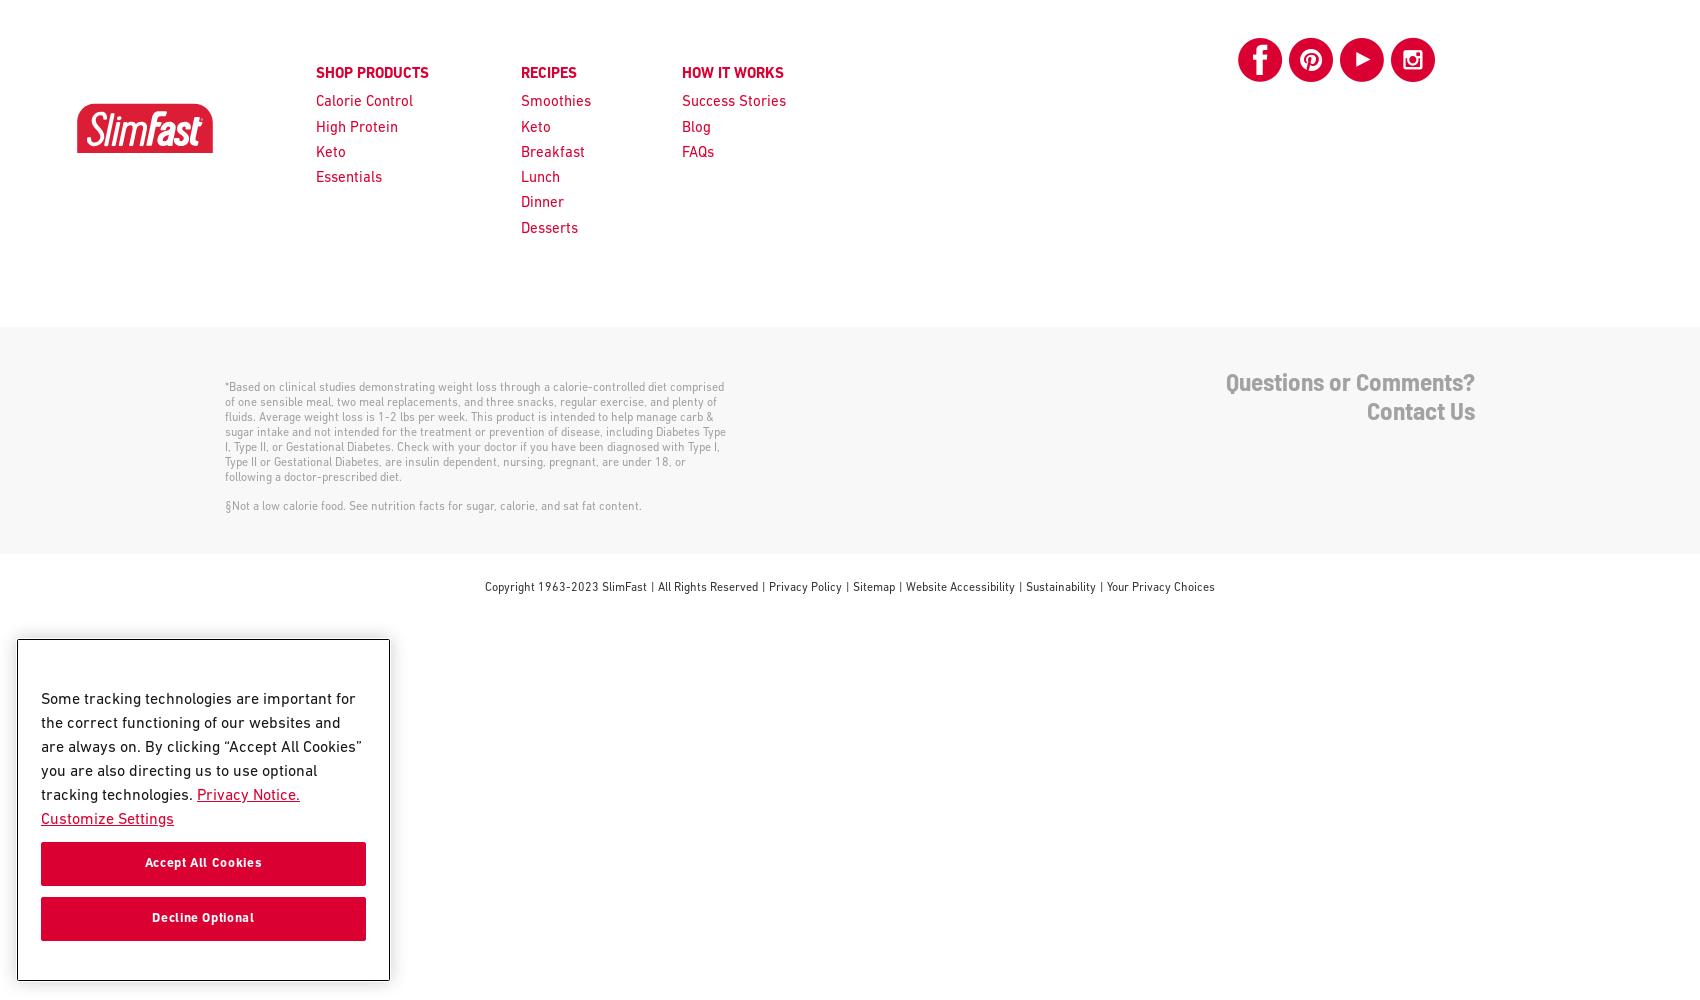  What do you see at coordinates (1420, 410) in the screenshot?
I see `'Contact Us'` at bounding box center [1420, 410].